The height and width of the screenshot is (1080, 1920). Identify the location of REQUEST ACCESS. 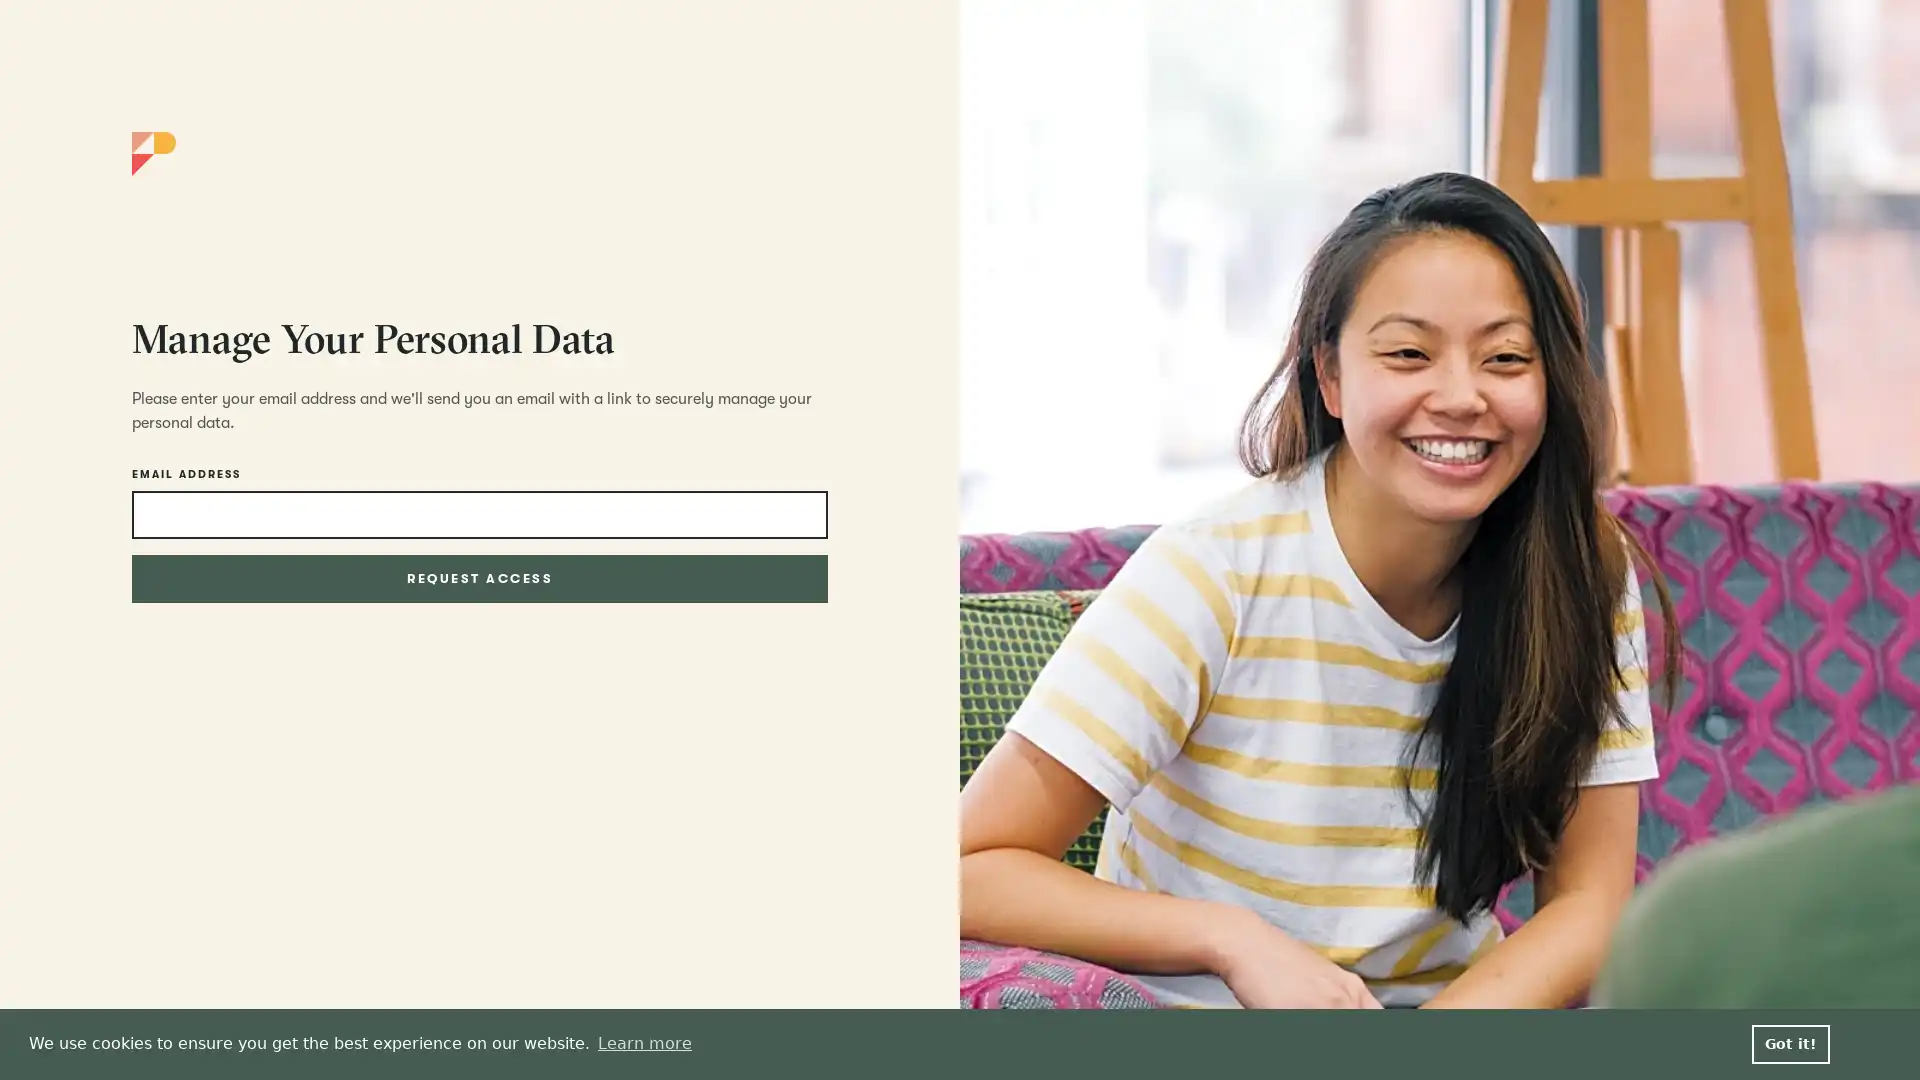
(478, 578).